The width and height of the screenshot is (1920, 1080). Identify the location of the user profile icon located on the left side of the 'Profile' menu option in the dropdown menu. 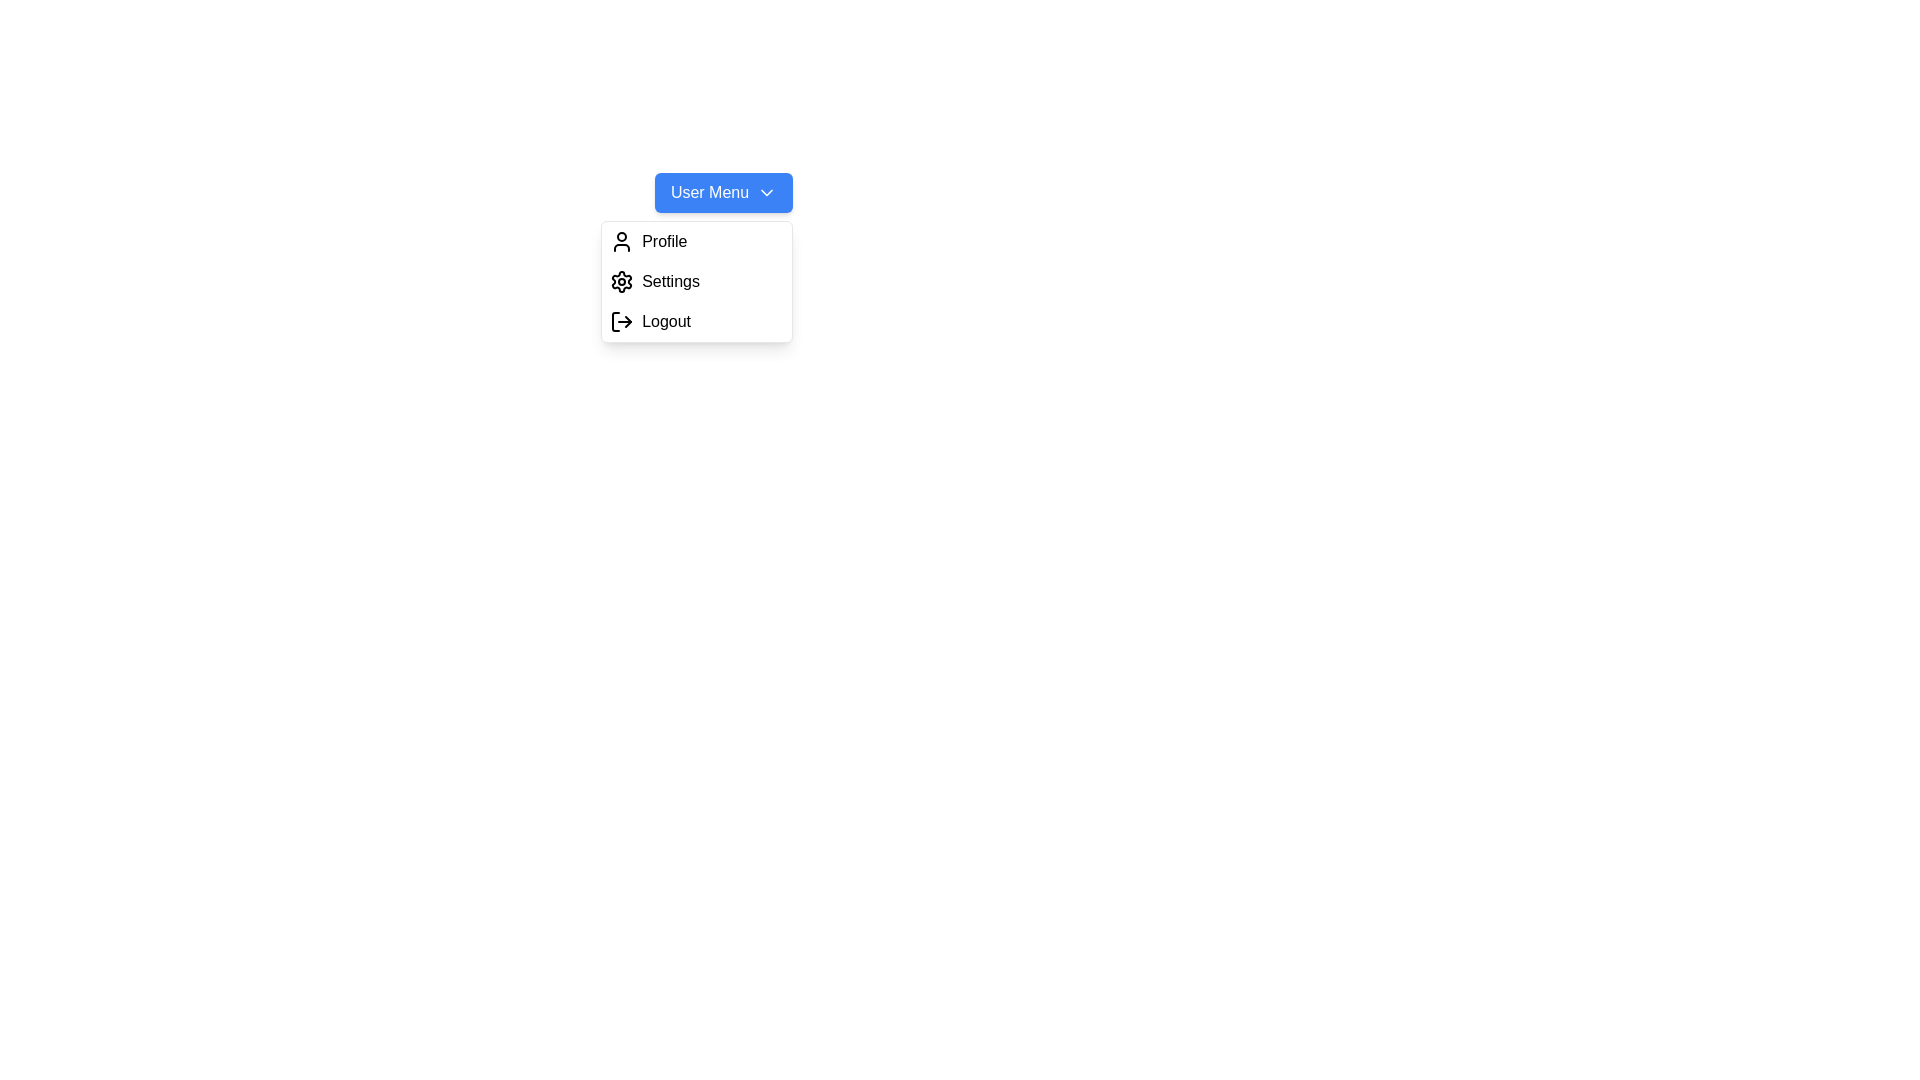
(621, 241).